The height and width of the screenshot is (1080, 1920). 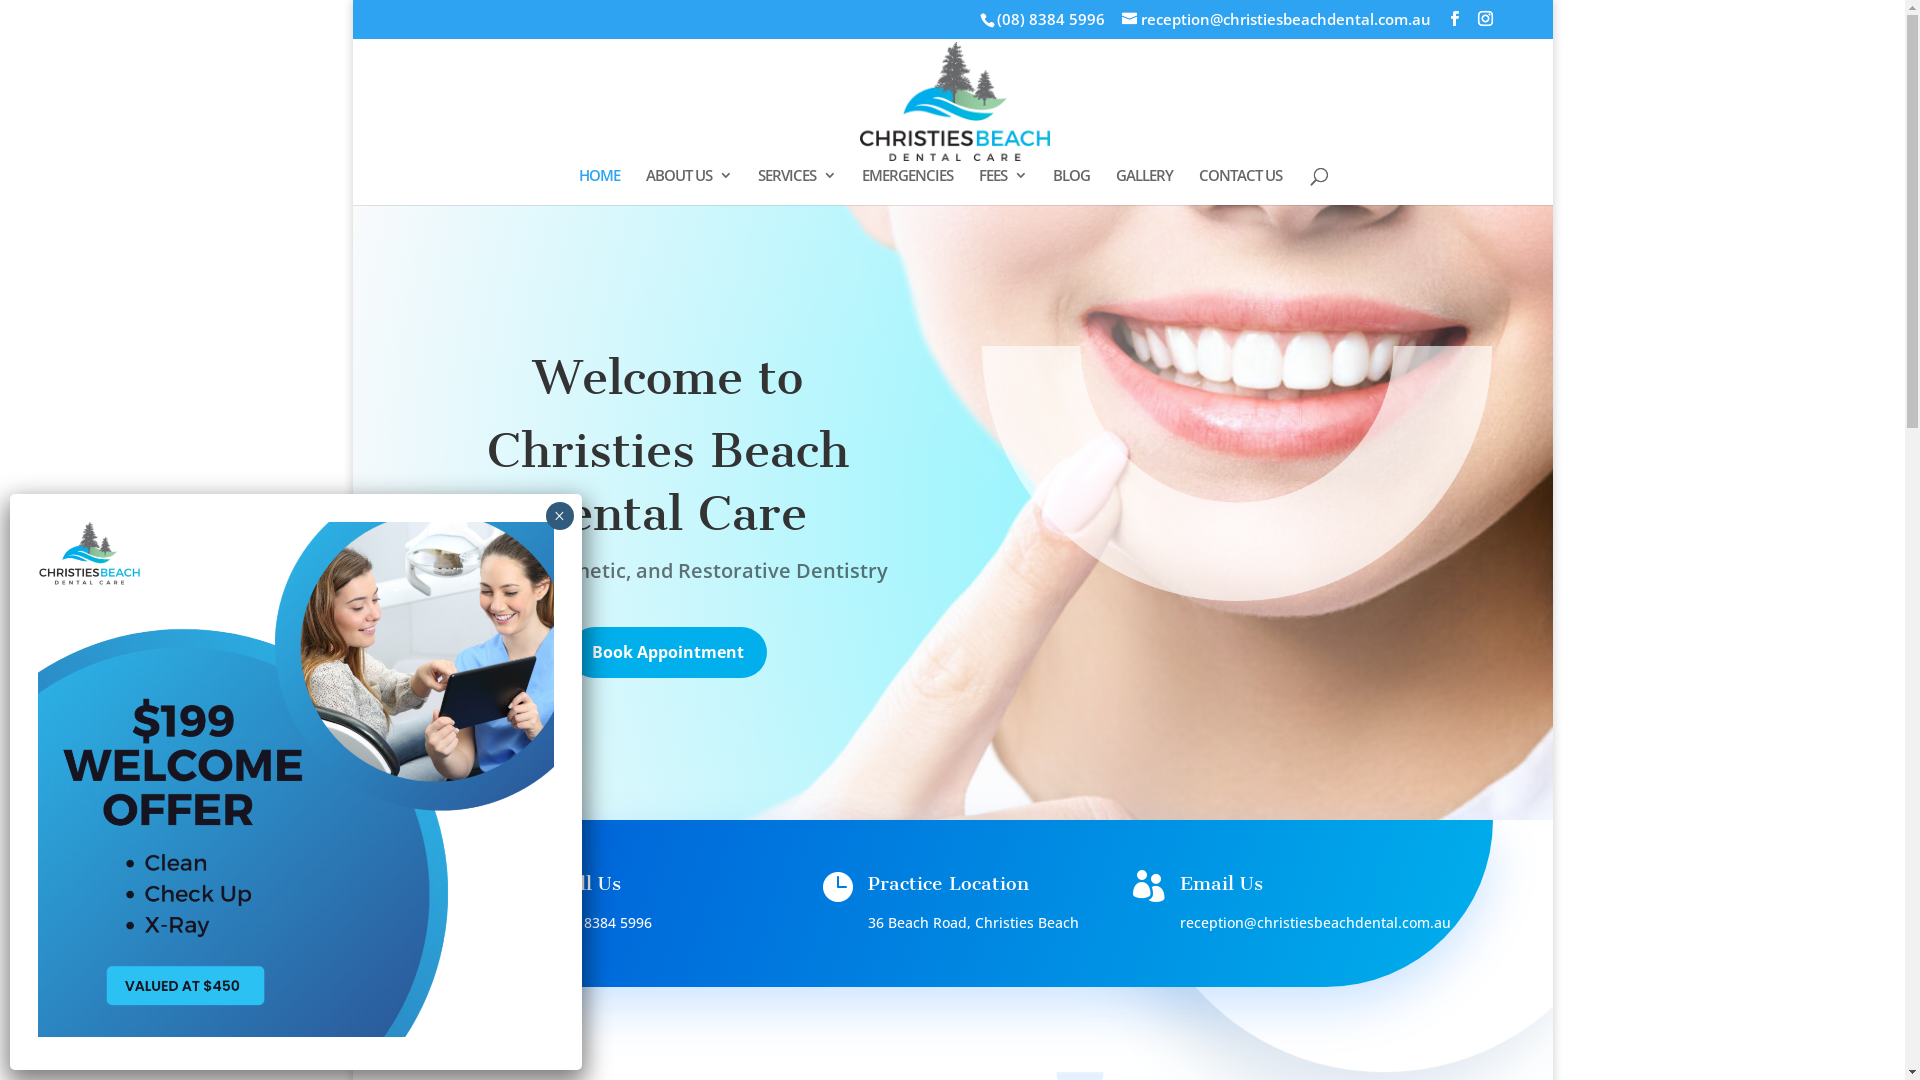 I want to click on 'FEES', so click(x=979, y=186).